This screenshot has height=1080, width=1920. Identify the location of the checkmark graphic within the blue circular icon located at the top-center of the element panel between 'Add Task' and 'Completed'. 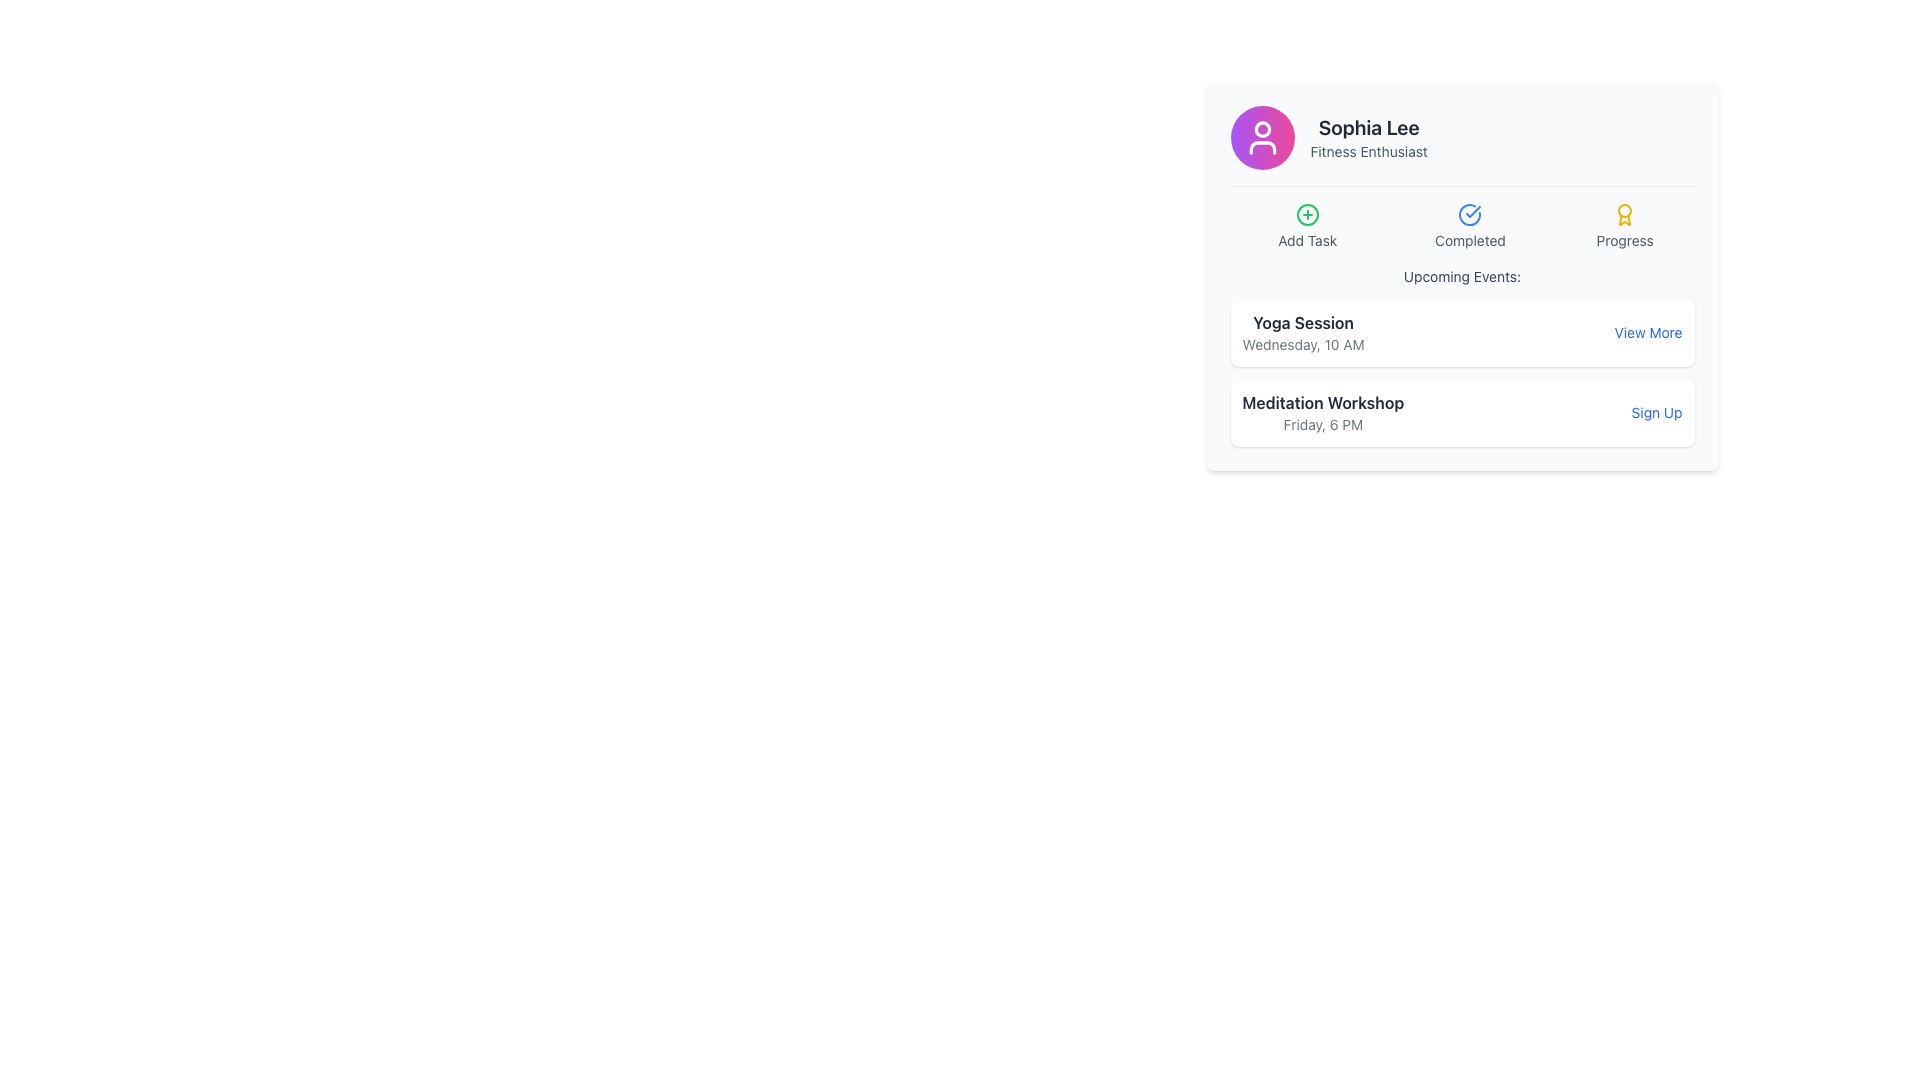
(1473, 212).